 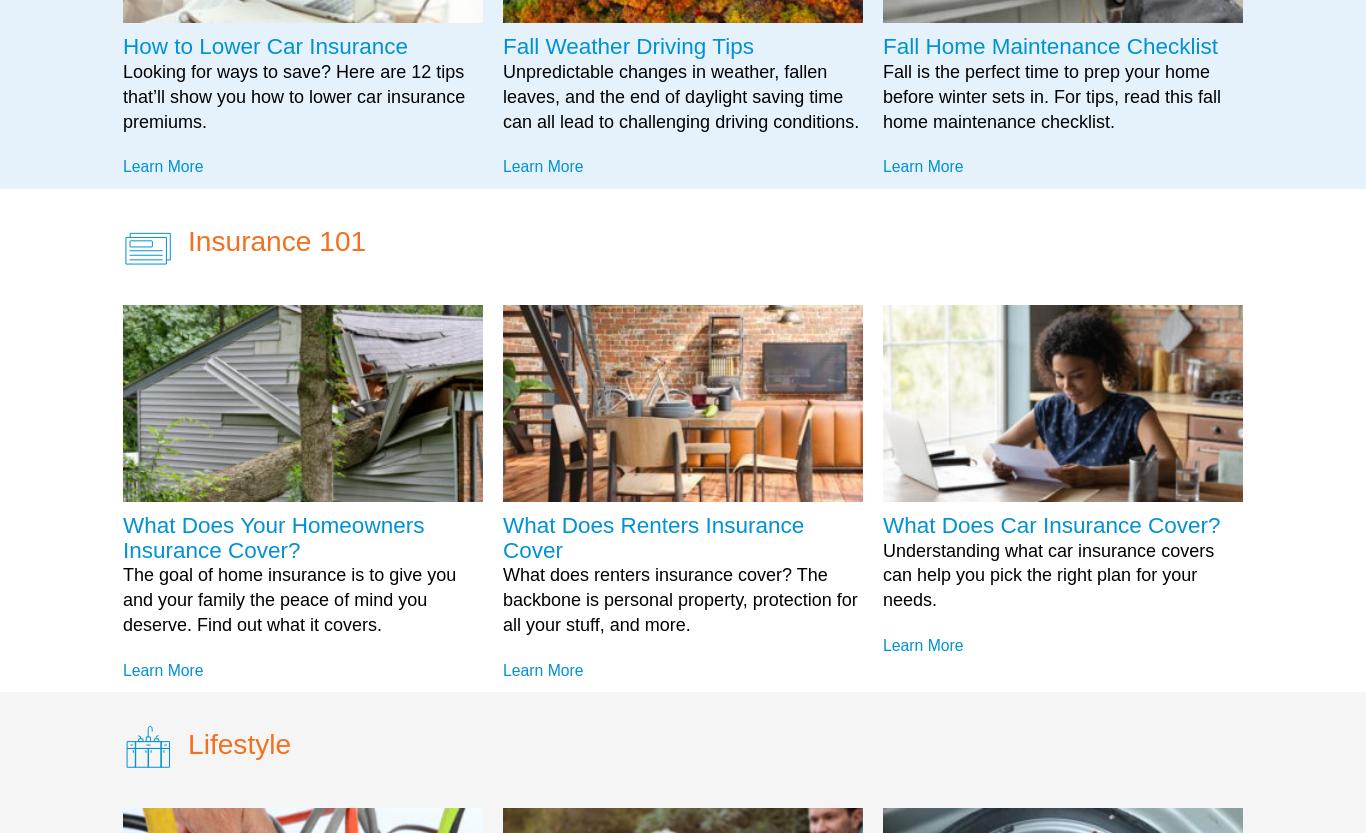 I want to click on 'Understanding what car insurance covers can help you pick the right plan for your needs.', so click(x=1046, y=574).